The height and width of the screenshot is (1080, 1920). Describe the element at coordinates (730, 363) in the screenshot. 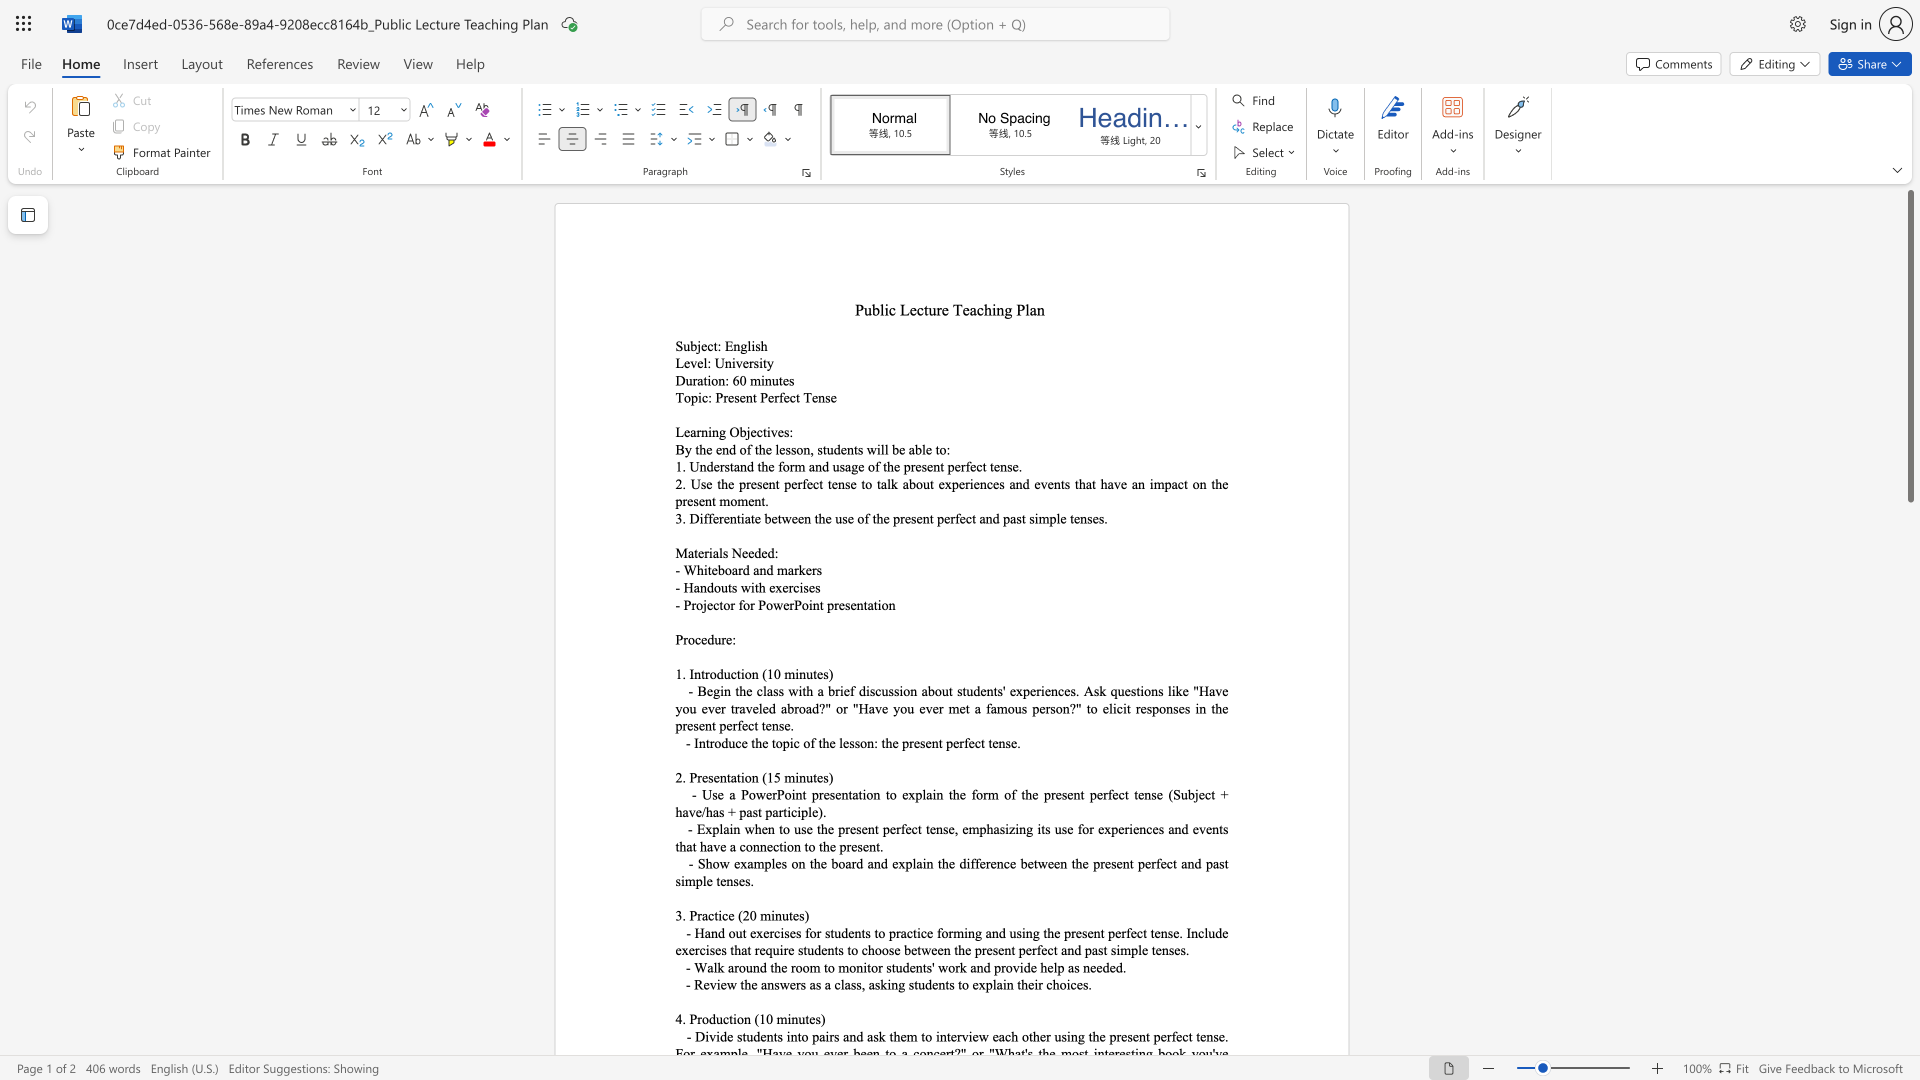

I see `the subset text "iver" within the text "Level: University"` at that location.